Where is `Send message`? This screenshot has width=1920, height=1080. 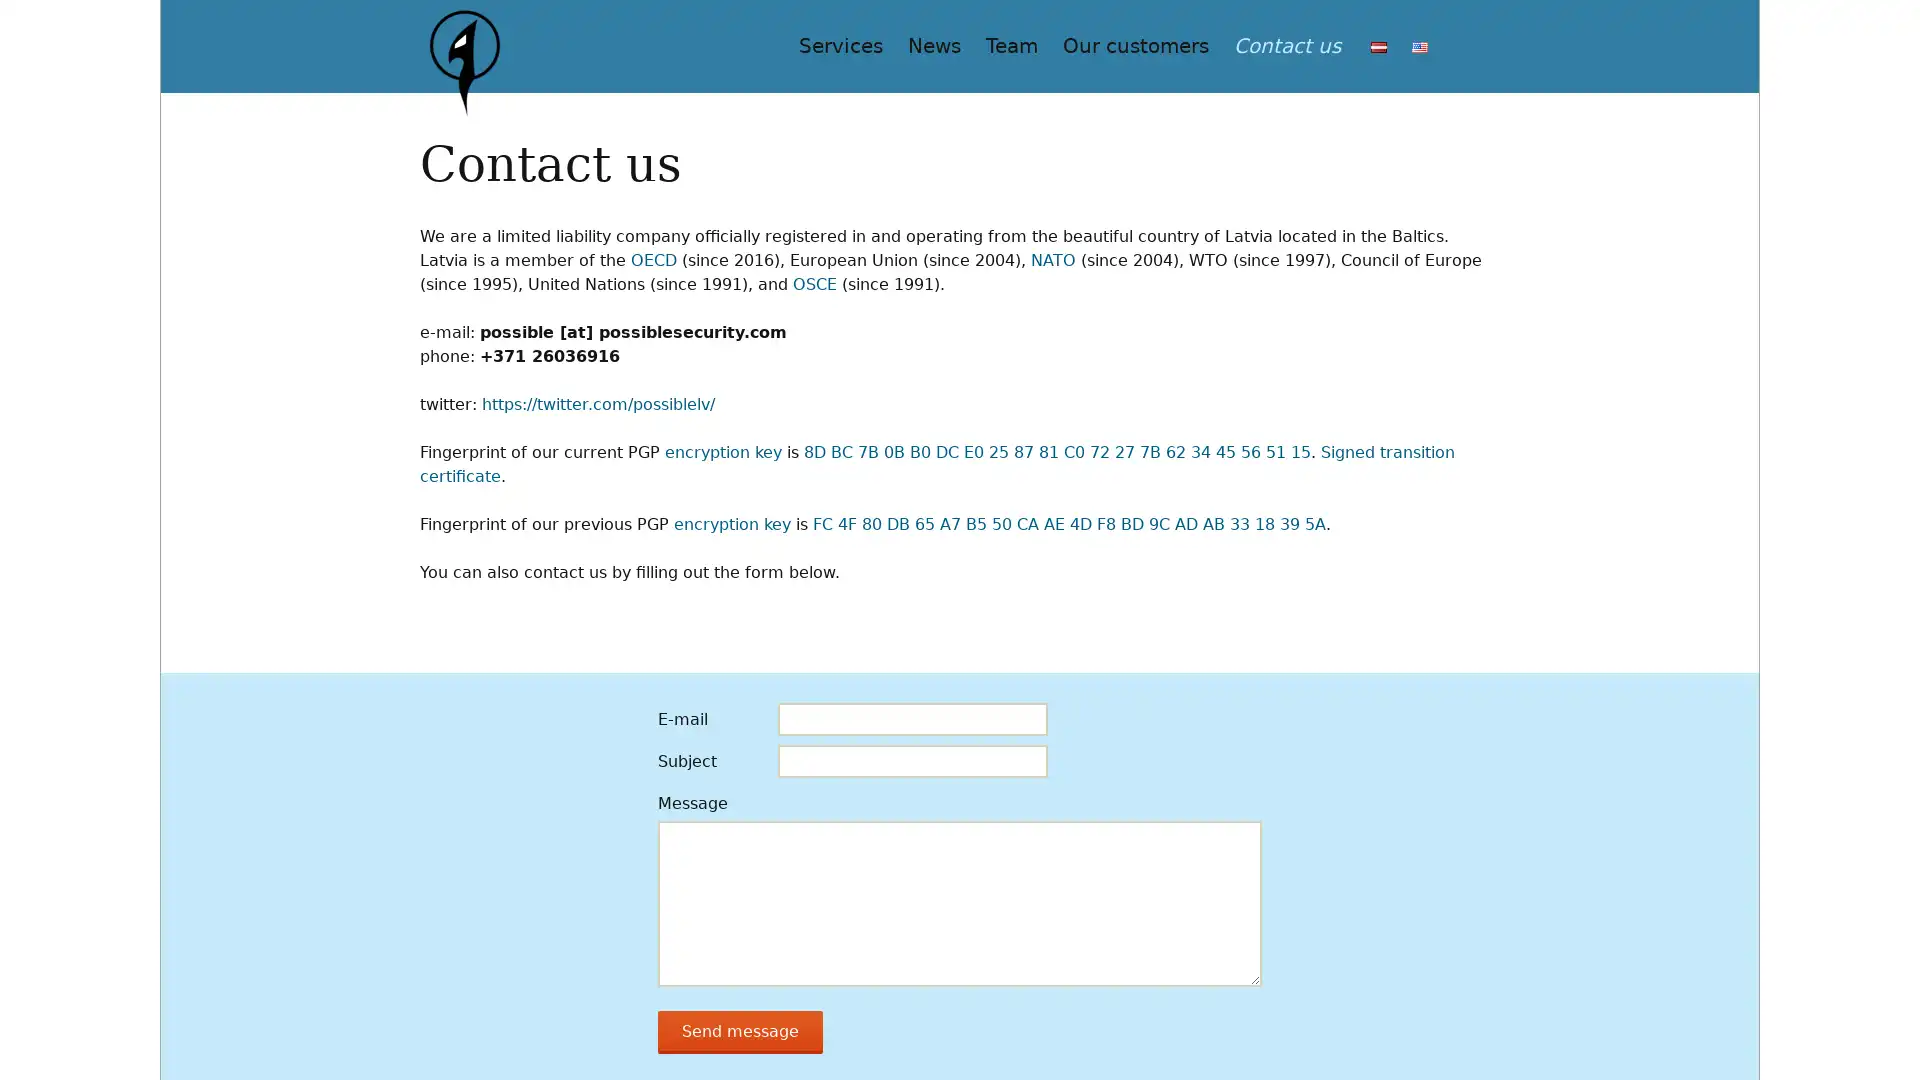 Send message is located at coordinates (735, 1036).